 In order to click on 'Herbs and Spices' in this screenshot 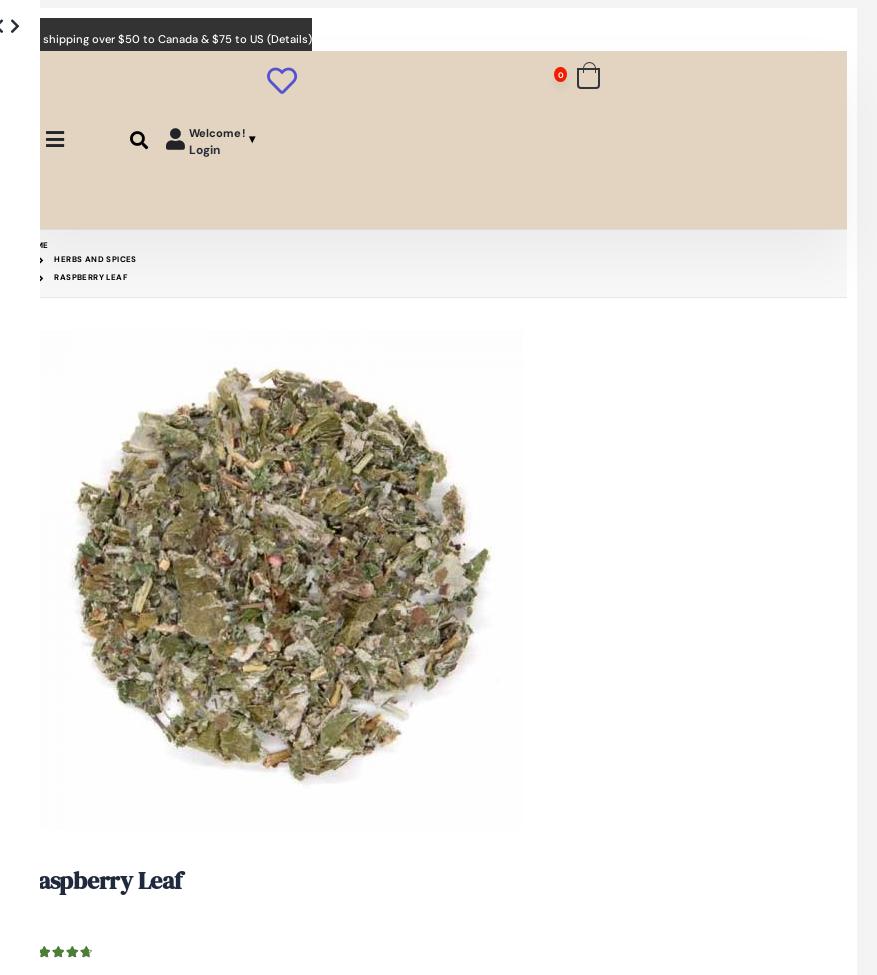, I will do `click(54, 258)`.